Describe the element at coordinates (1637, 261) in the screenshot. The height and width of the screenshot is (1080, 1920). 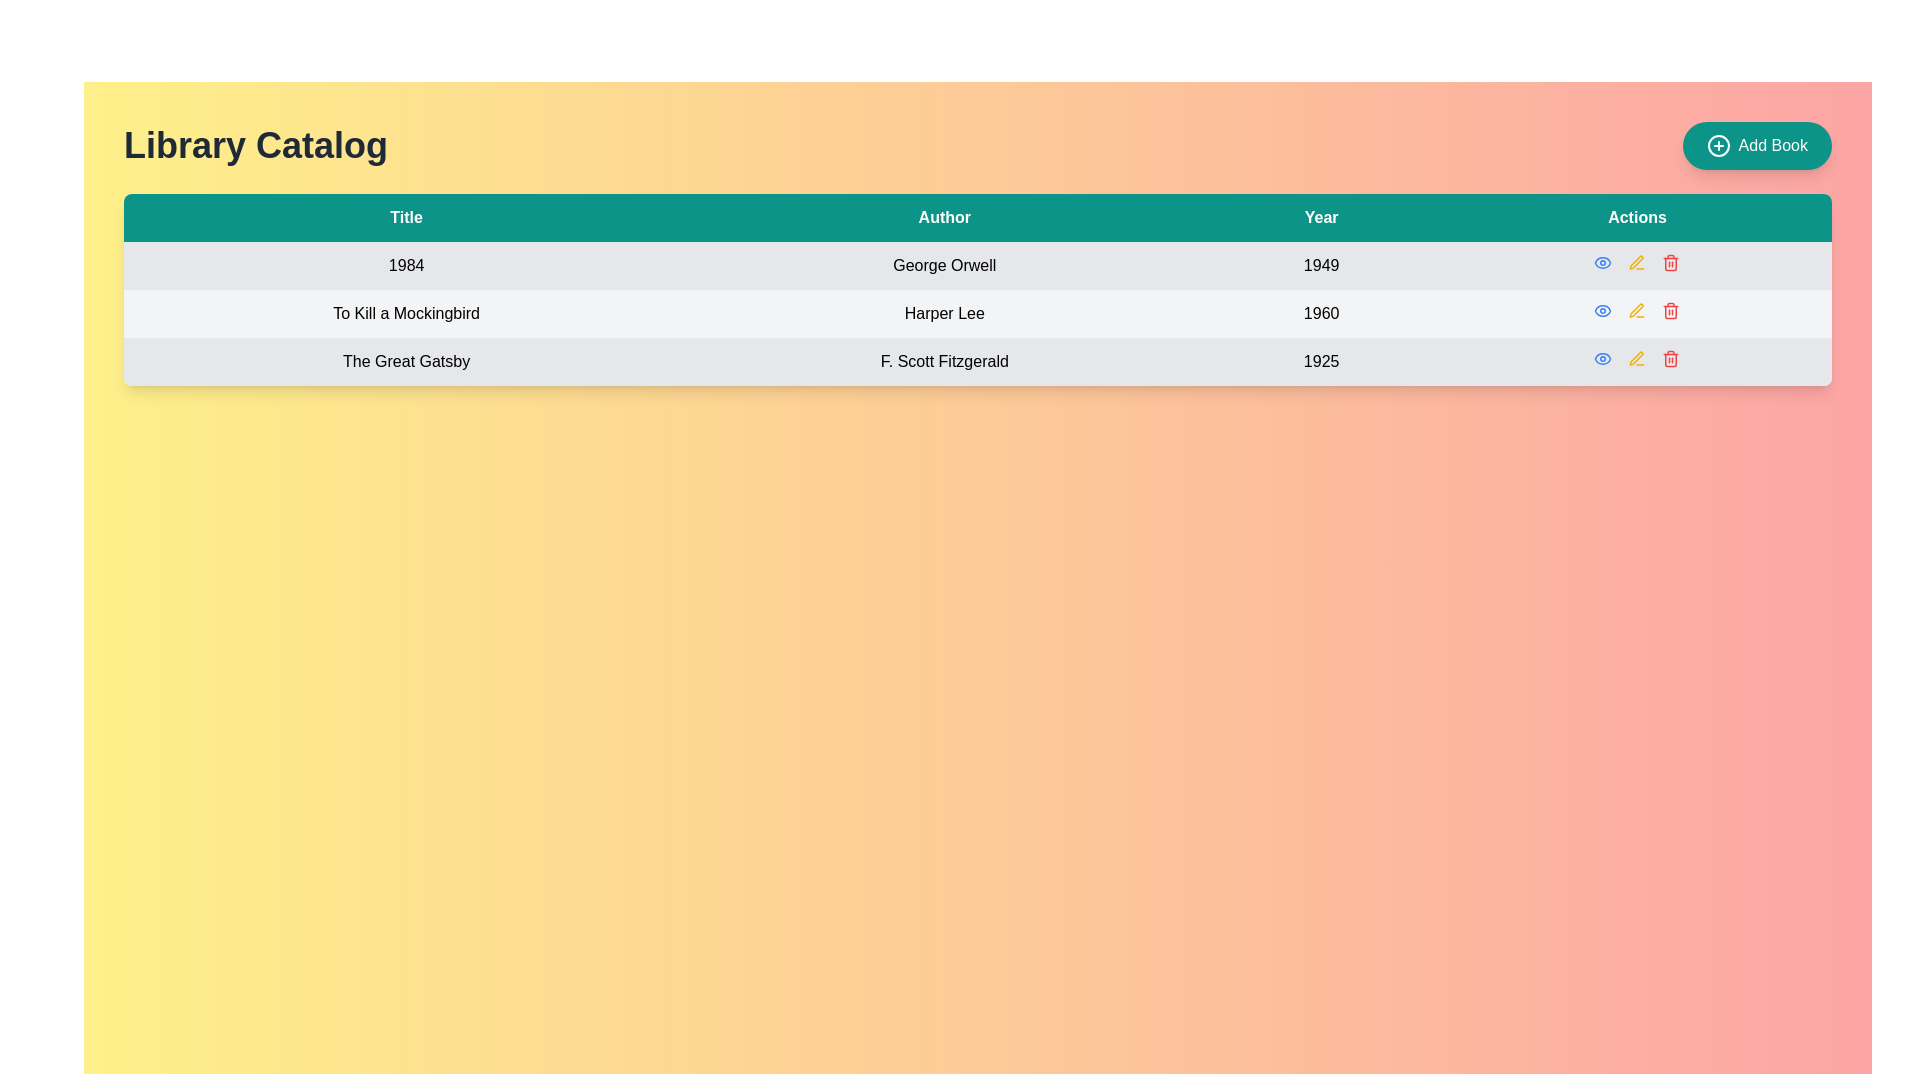
I see `the edit button located in the 'Actions' column of the first row in the table` at that location.